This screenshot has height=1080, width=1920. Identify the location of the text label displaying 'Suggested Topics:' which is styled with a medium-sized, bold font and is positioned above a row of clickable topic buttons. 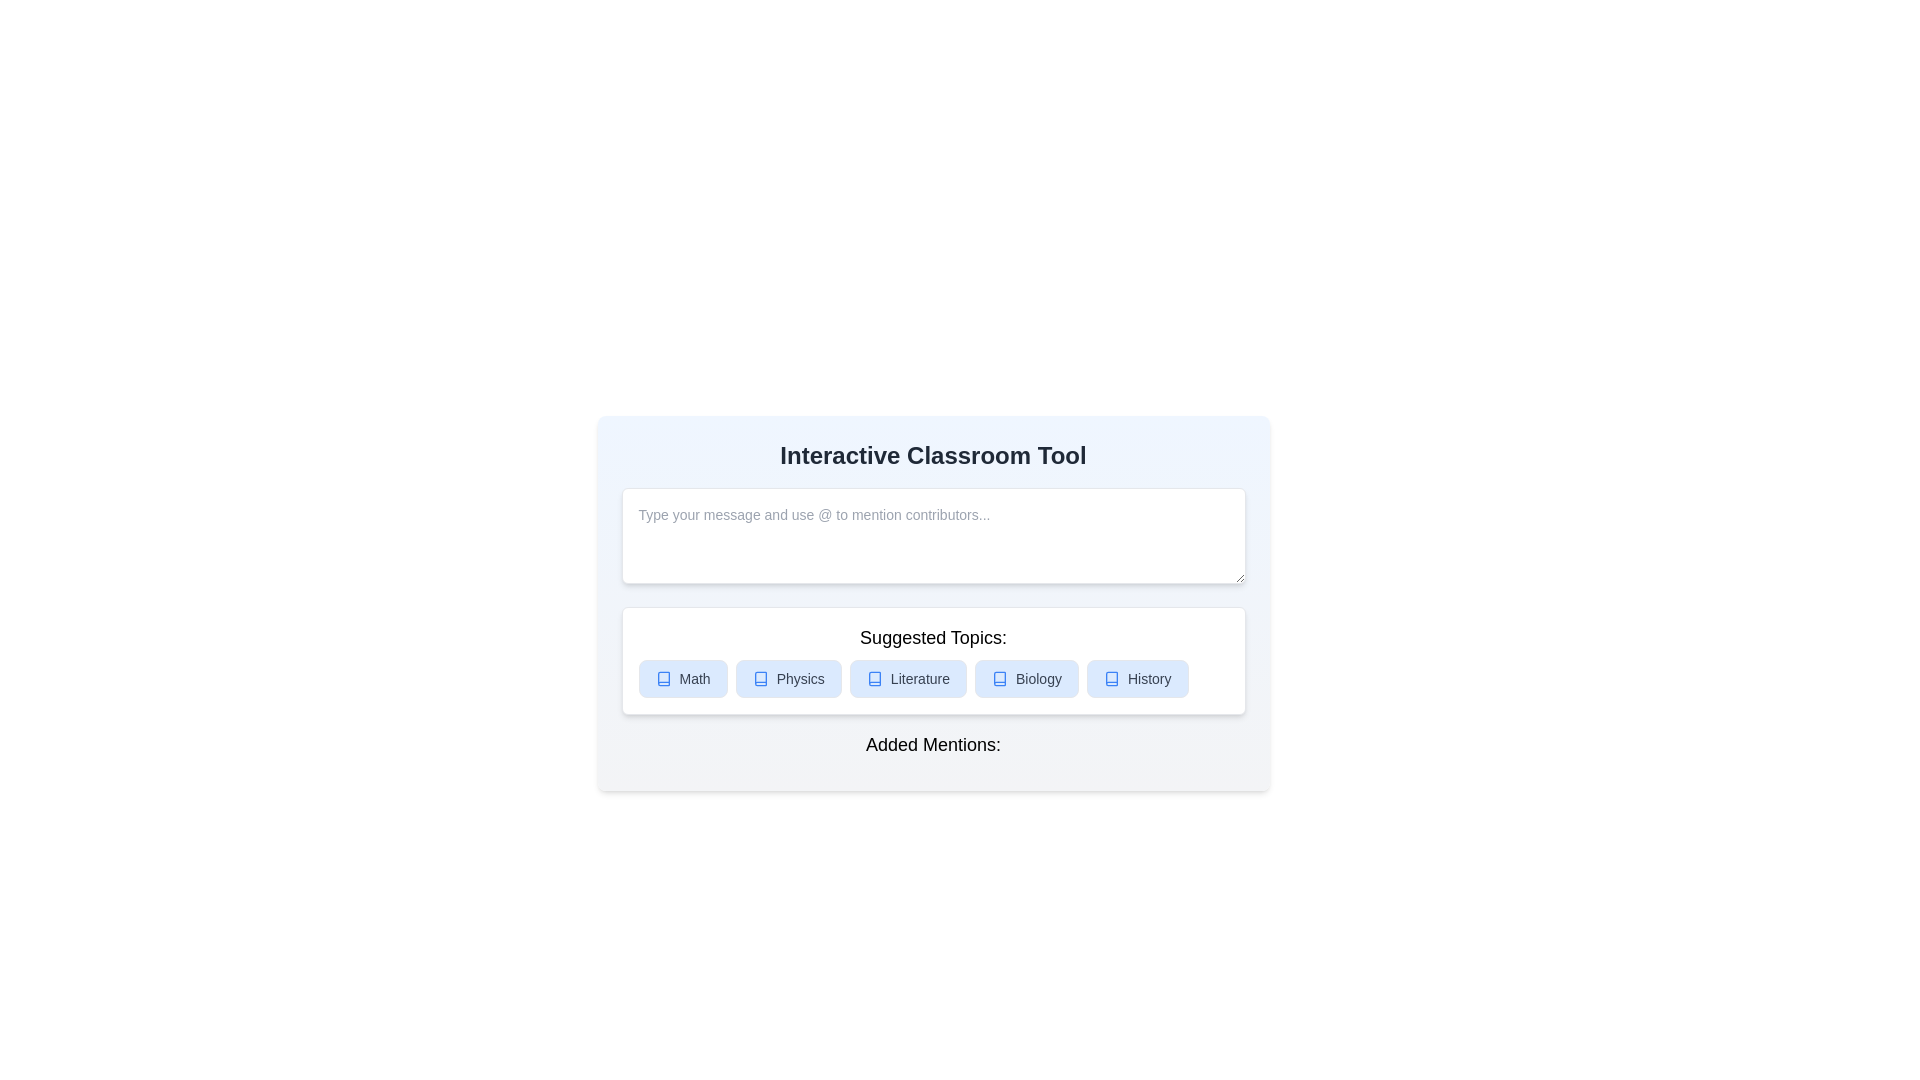
(932, 637).